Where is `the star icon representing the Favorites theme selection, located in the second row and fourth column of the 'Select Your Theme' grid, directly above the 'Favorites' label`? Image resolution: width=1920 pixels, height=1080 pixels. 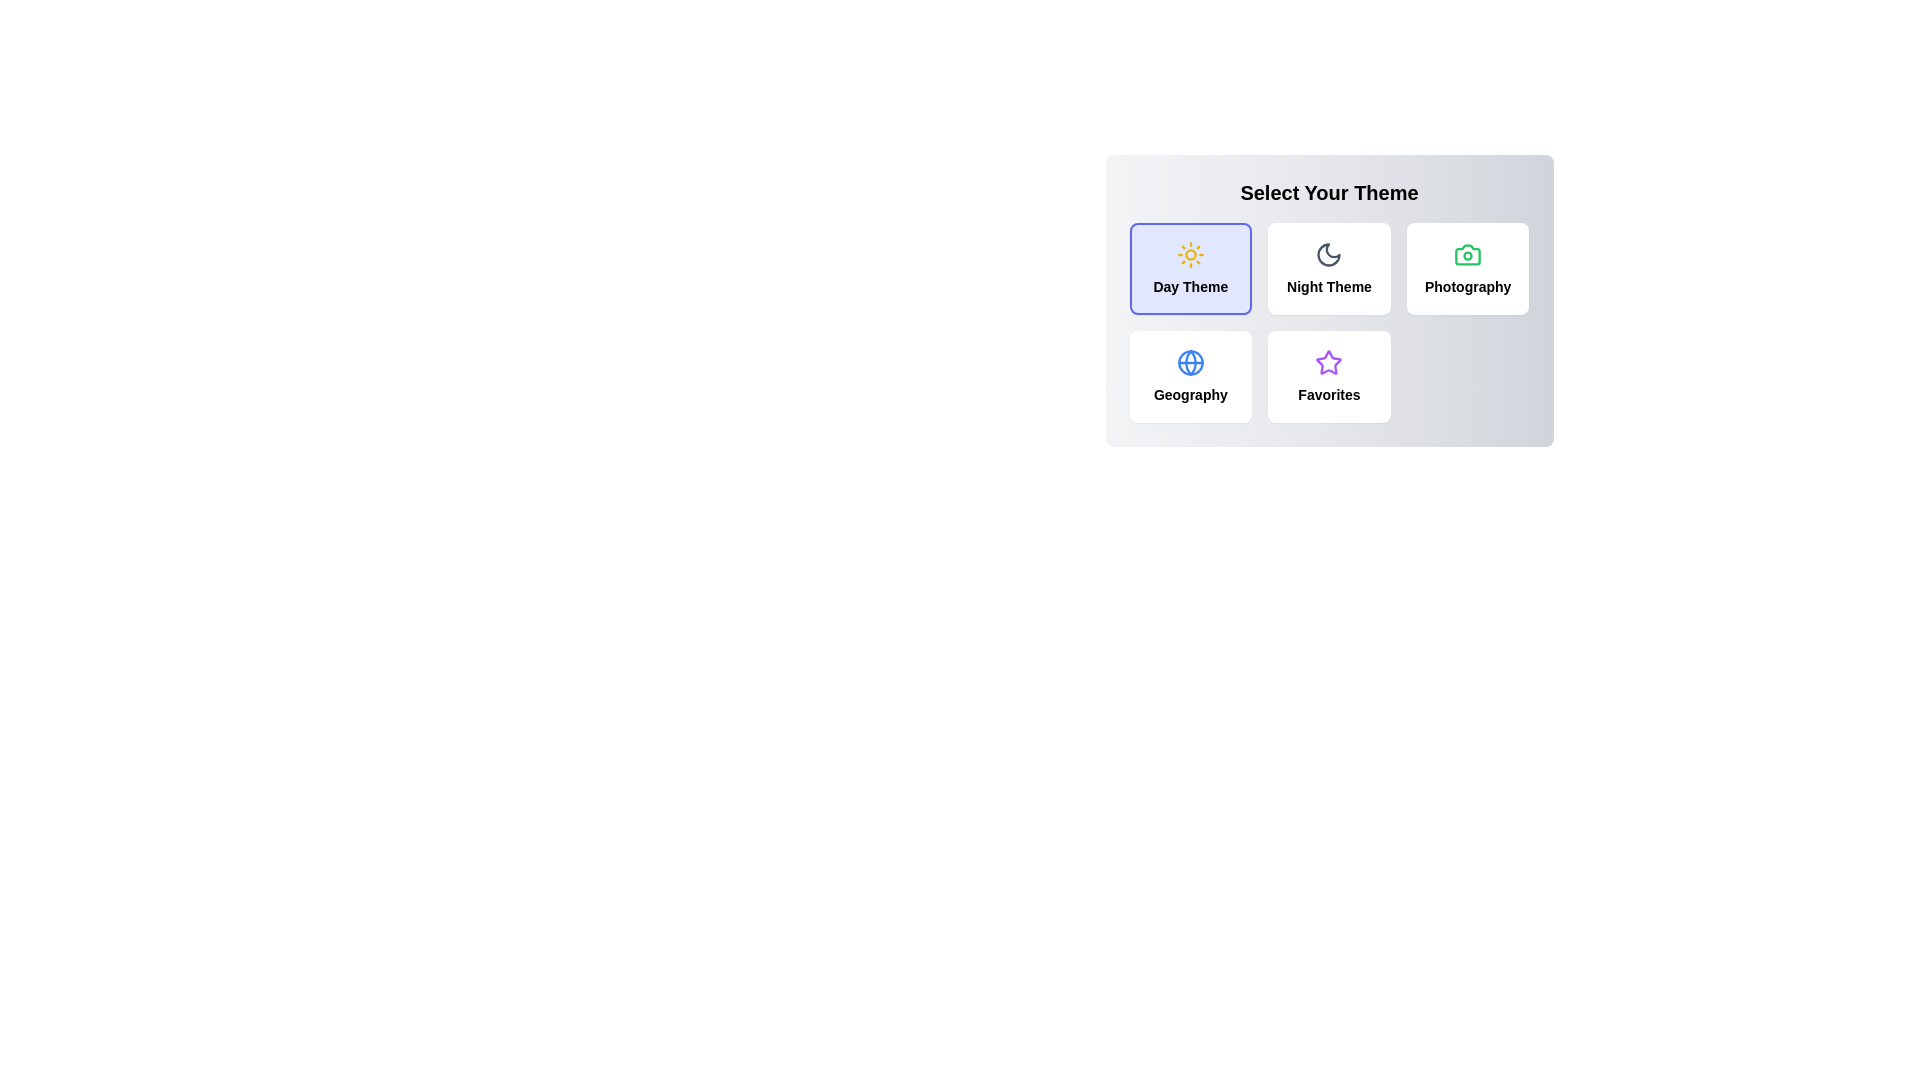
the star icon representing the Favorites theme selection, located in the second row and fourth column of the 'Select Your Theme' grid, directly above the 'Favorites' label is located at coordinates (1329, 362).